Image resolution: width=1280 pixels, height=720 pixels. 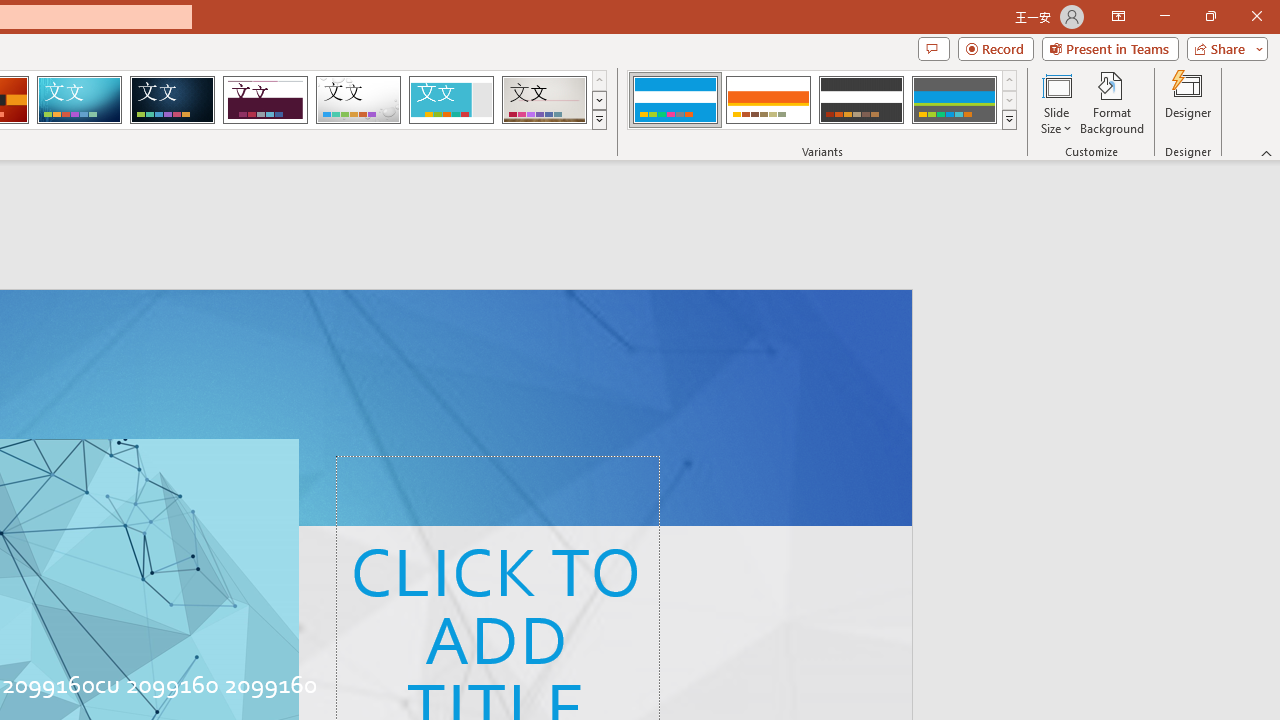 What do you see at coordinates (1111, 103) in the screenshot?
I see `'Format Background'` at bounding box center [1111, 103].